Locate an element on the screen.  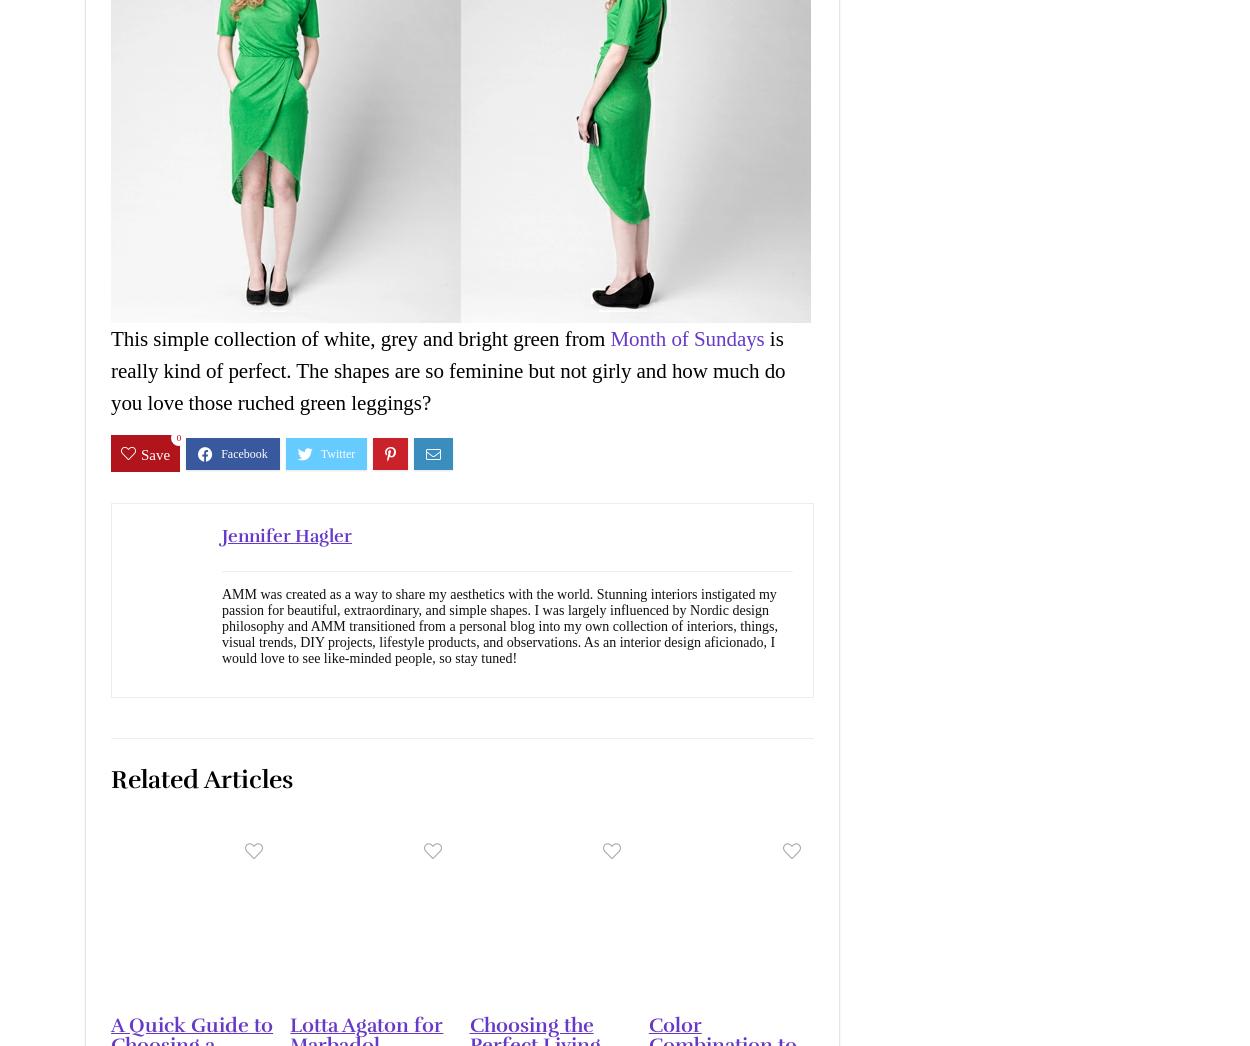
'Jennifer Hagler' is located at coordinates (287, 534).